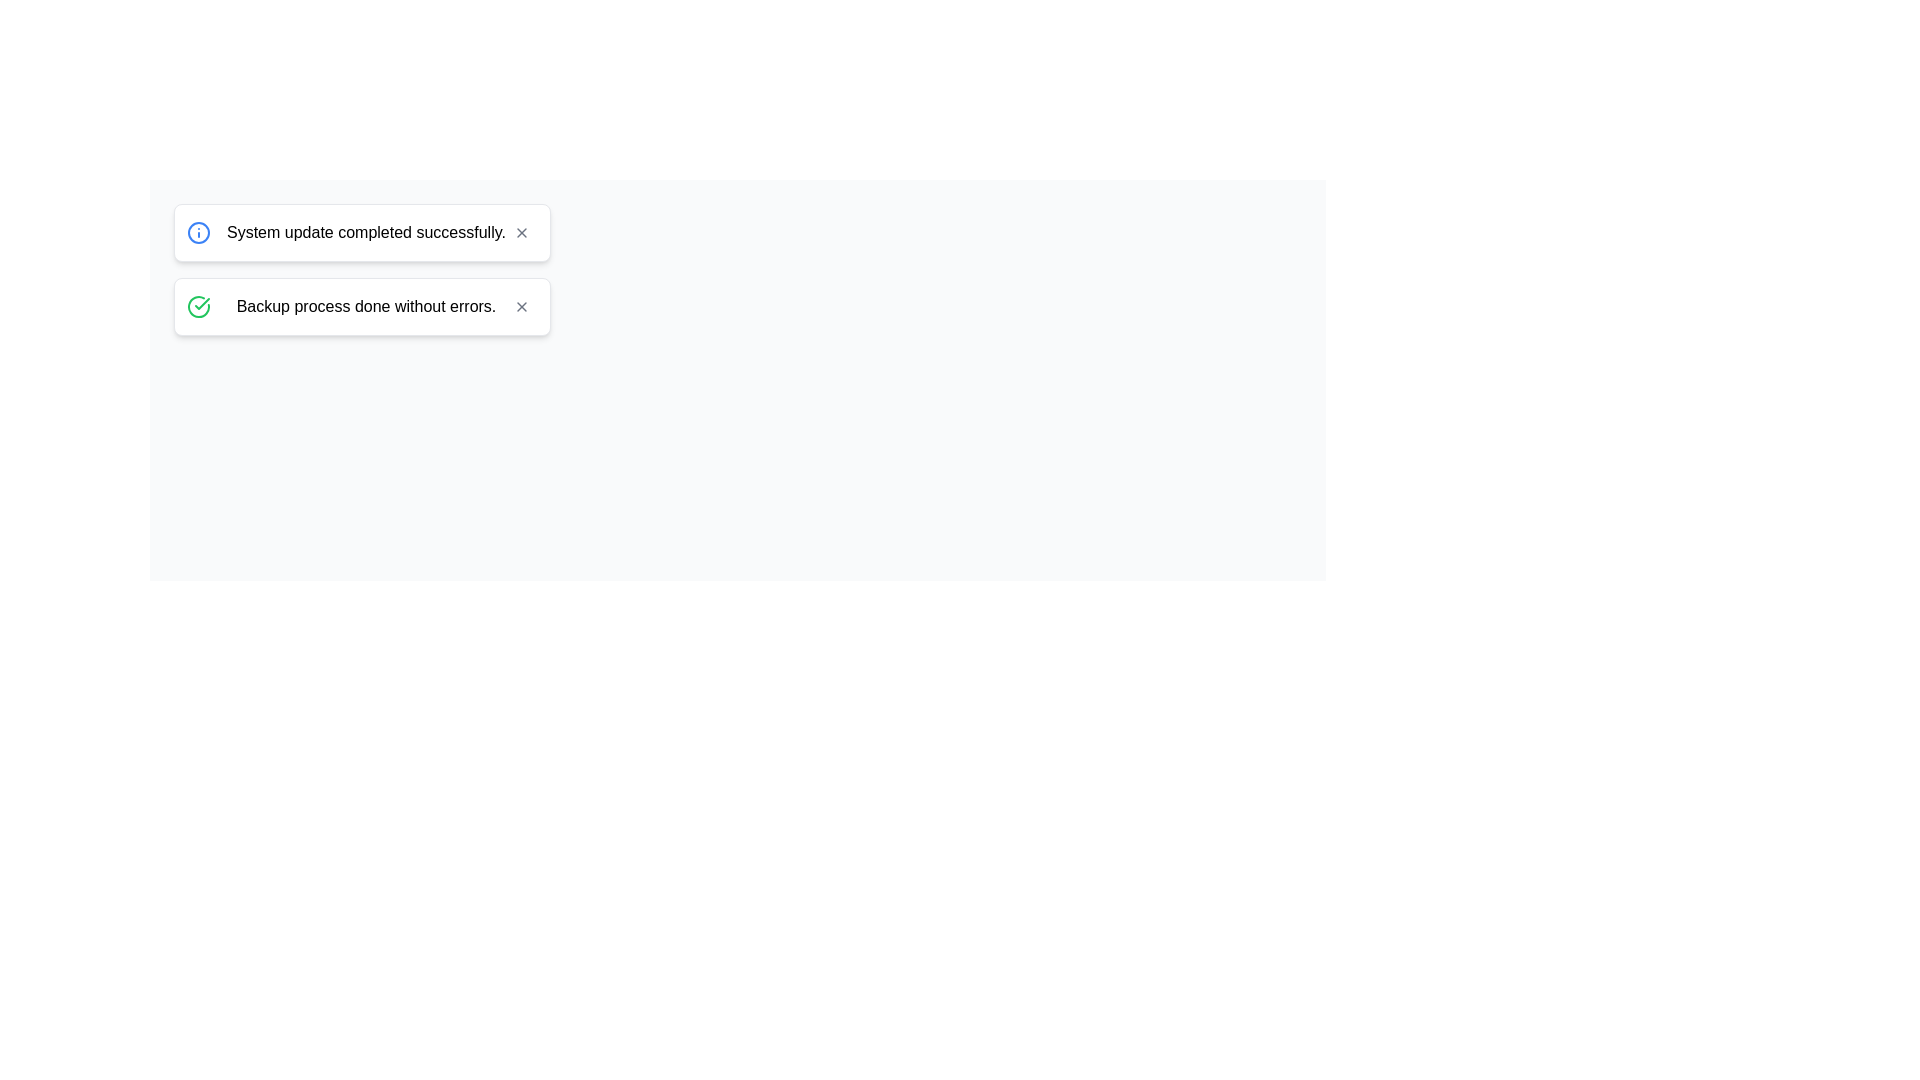 Image resolution: width=1920 pixels, height=1080 pixels. I want to click on the close button (icon) located in the top-right corner of the second notification card, so click(521, 307).